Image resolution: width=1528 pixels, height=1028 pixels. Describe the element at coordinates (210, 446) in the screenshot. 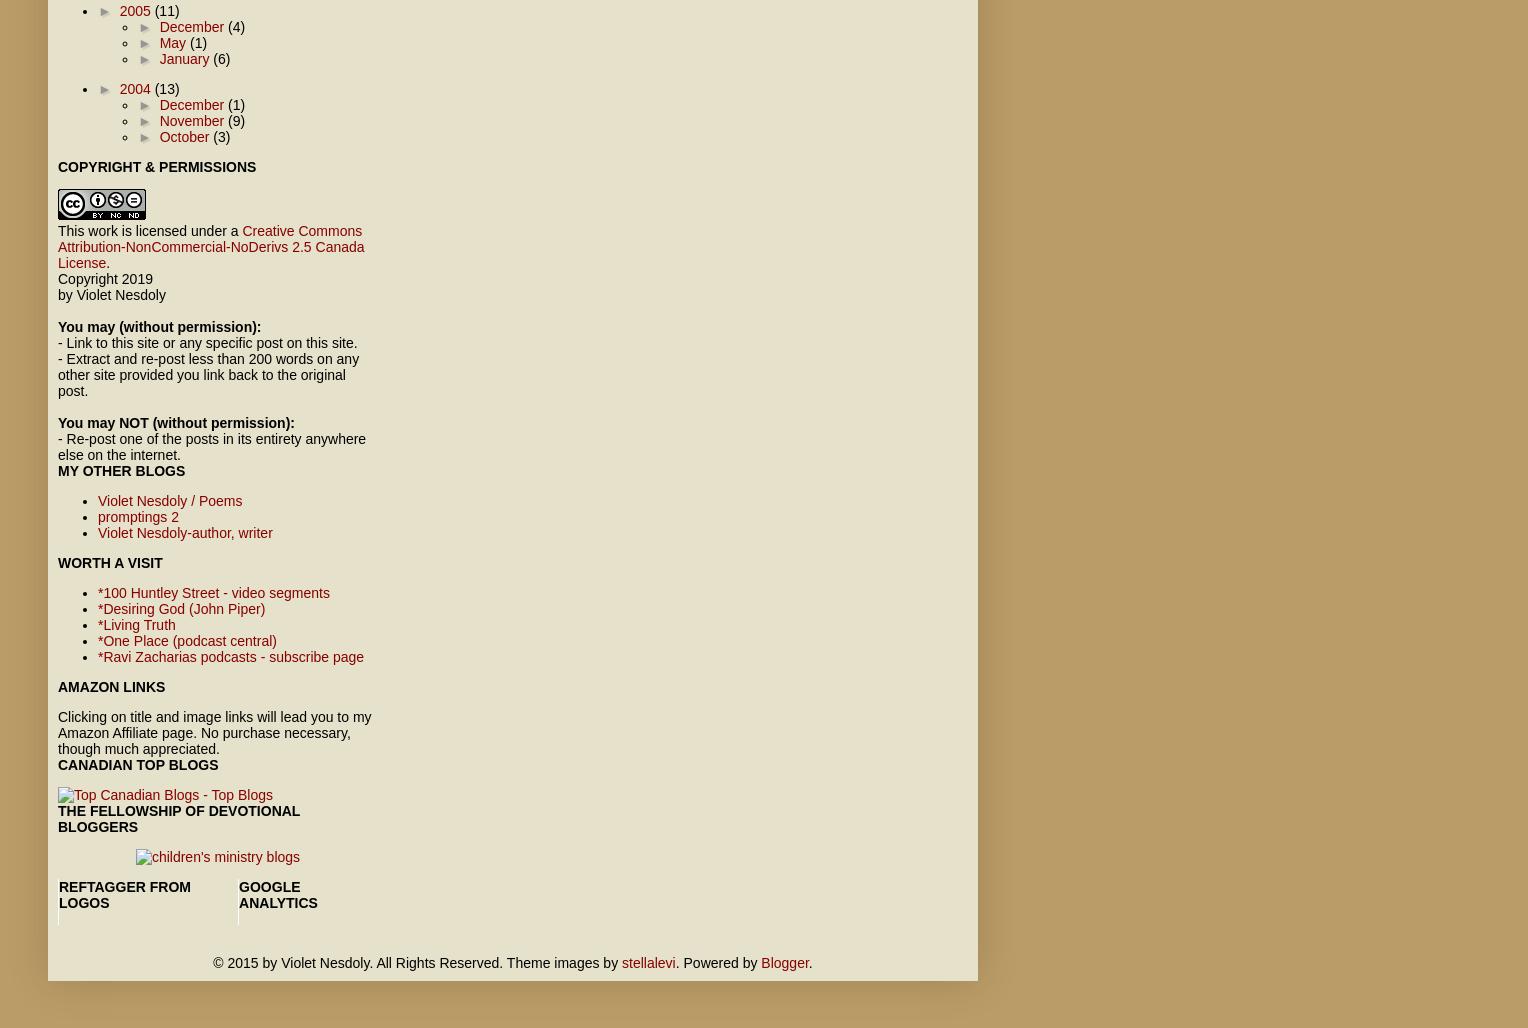

I see `'- Re-post one of the posts in its entirety anywhere else on the internet.'` at that location.